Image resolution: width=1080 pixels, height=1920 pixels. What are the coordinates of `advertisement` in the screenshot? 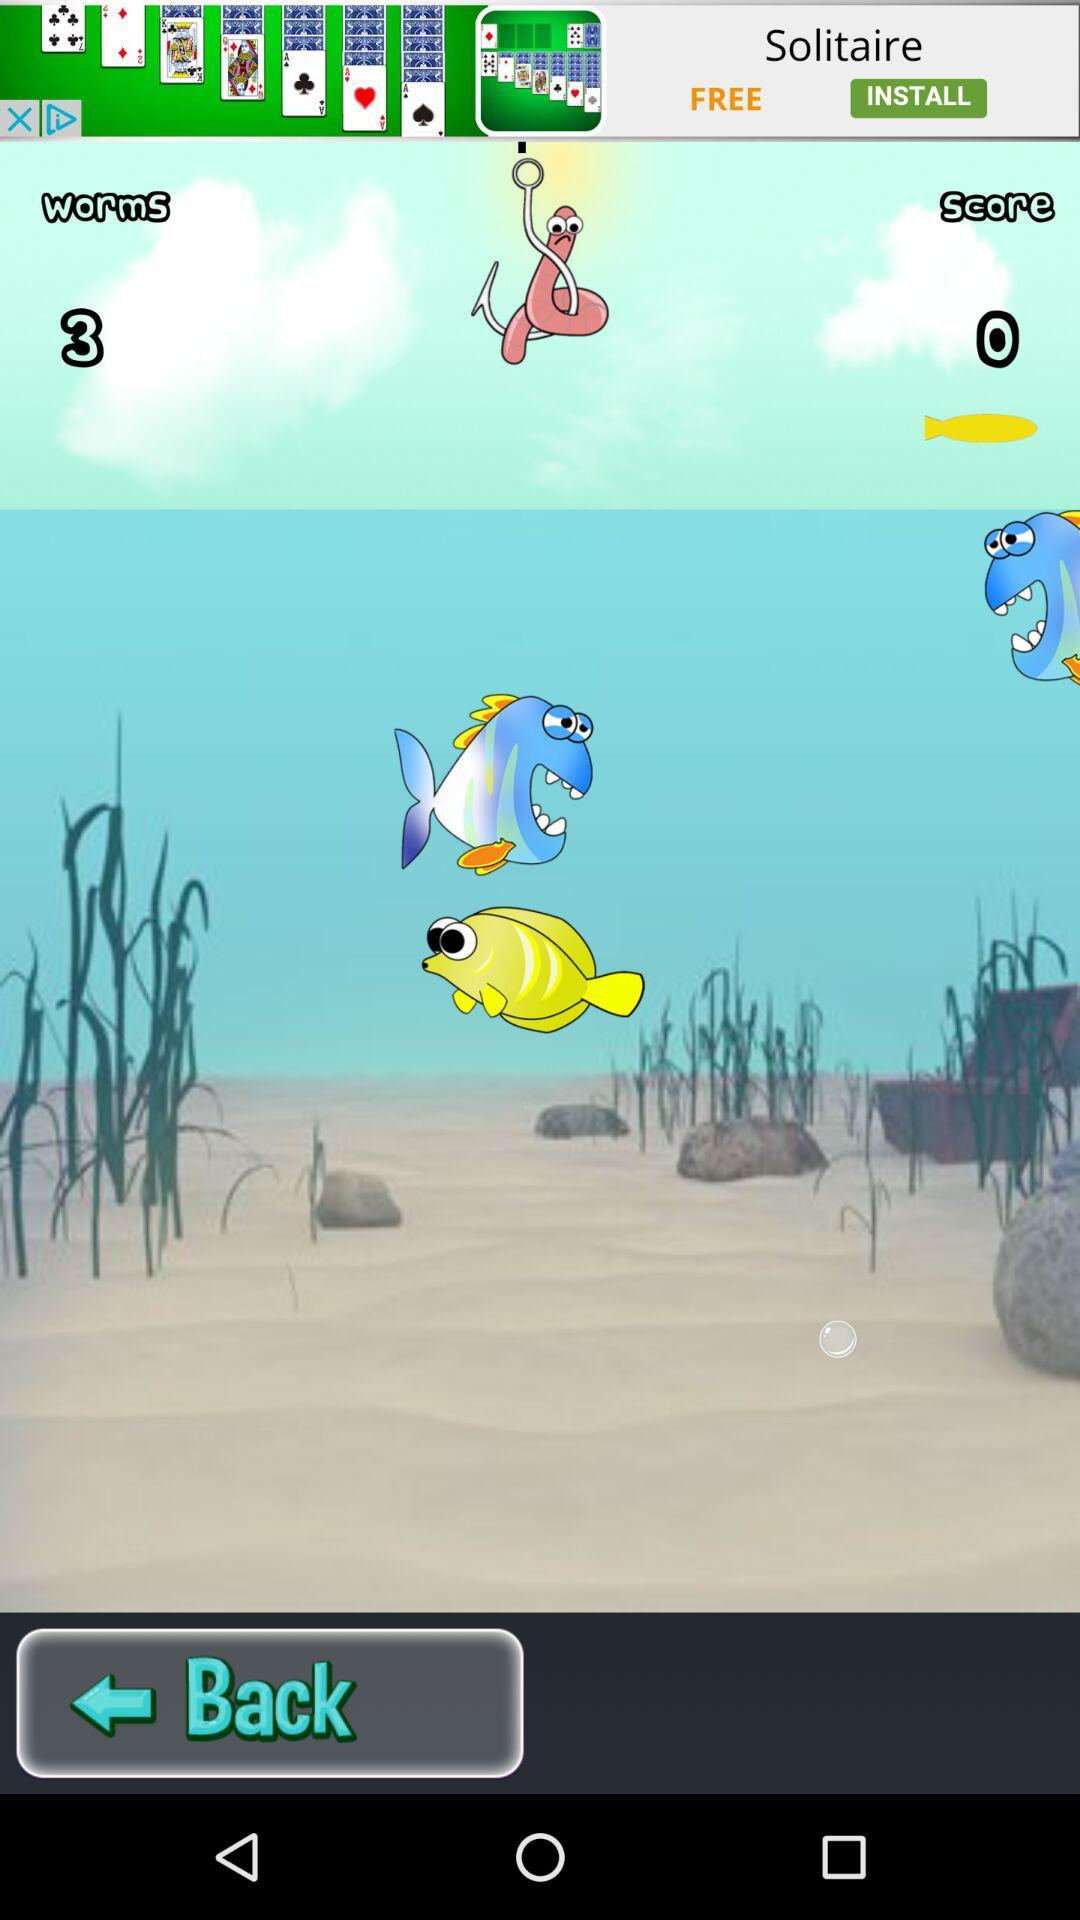 It's located at (540, 70).